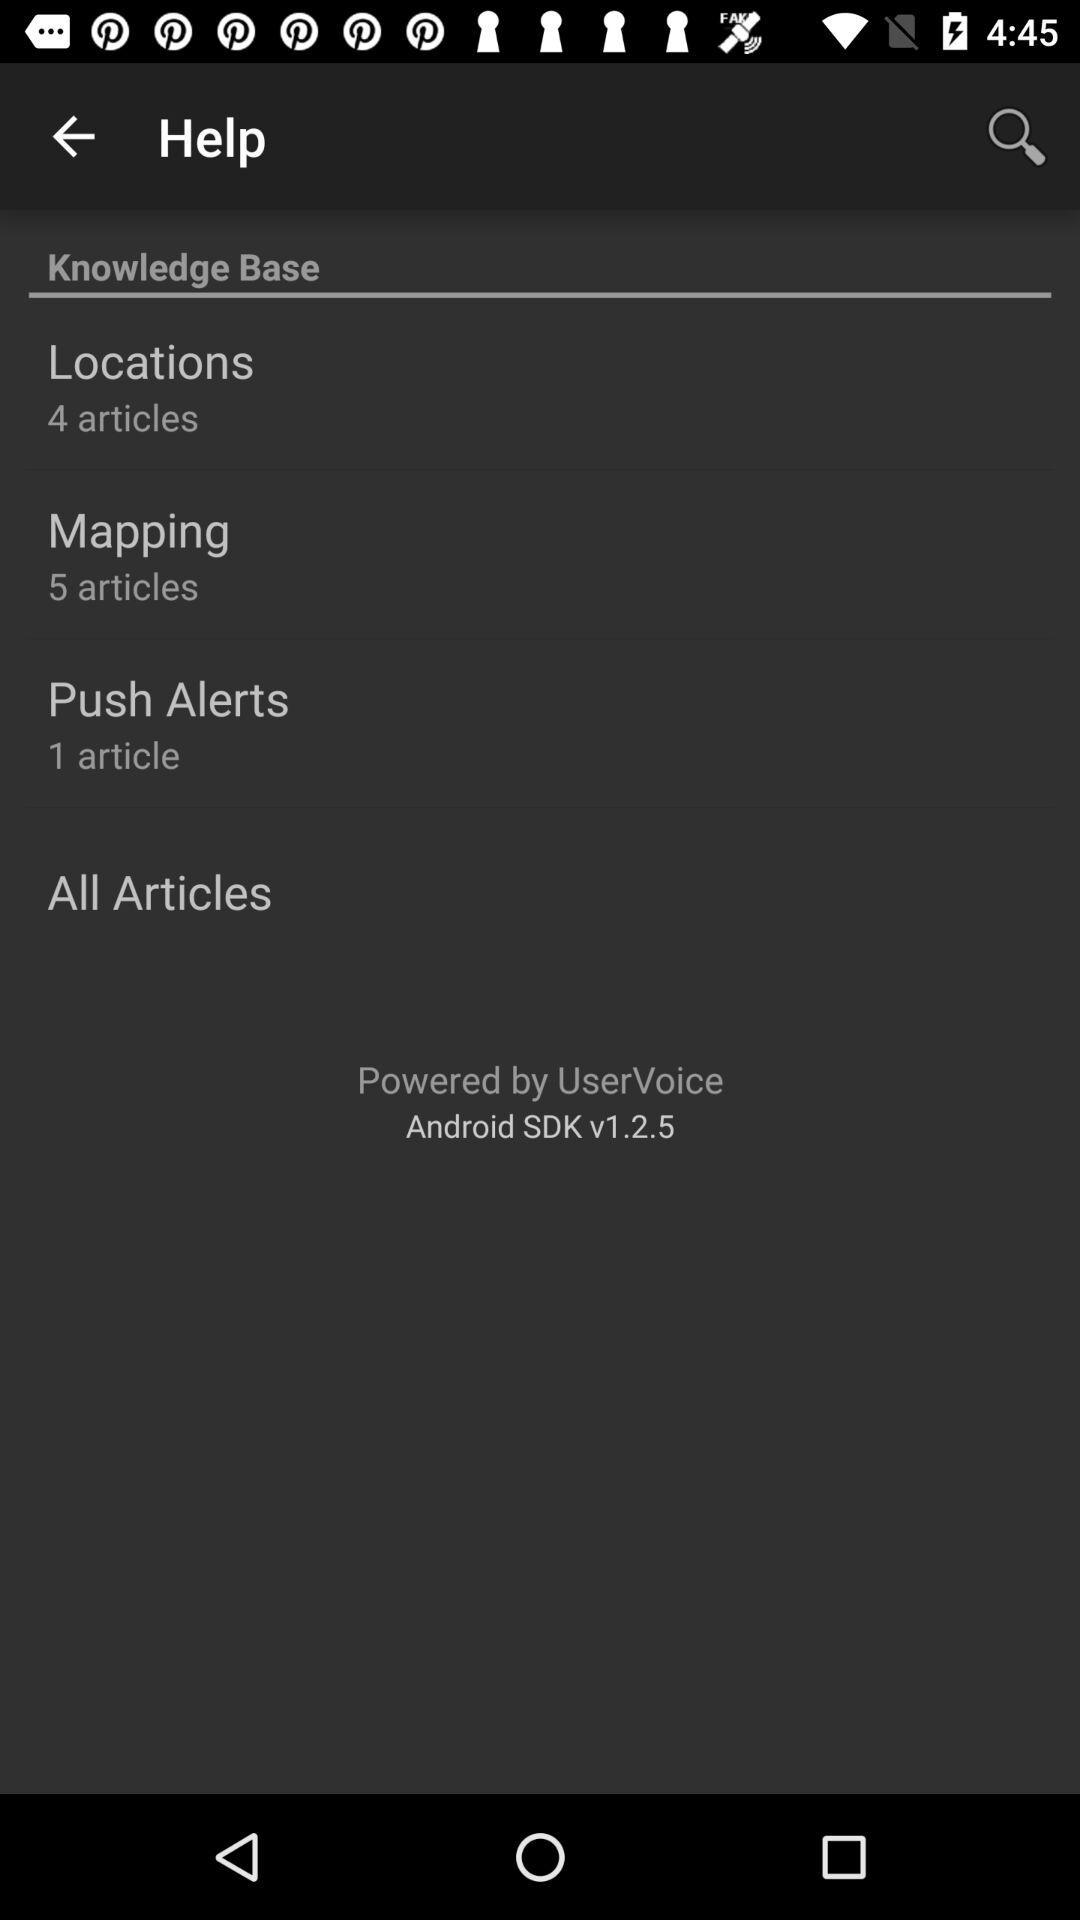  I want to click on icon to the left of the help app, so click(72, 135).